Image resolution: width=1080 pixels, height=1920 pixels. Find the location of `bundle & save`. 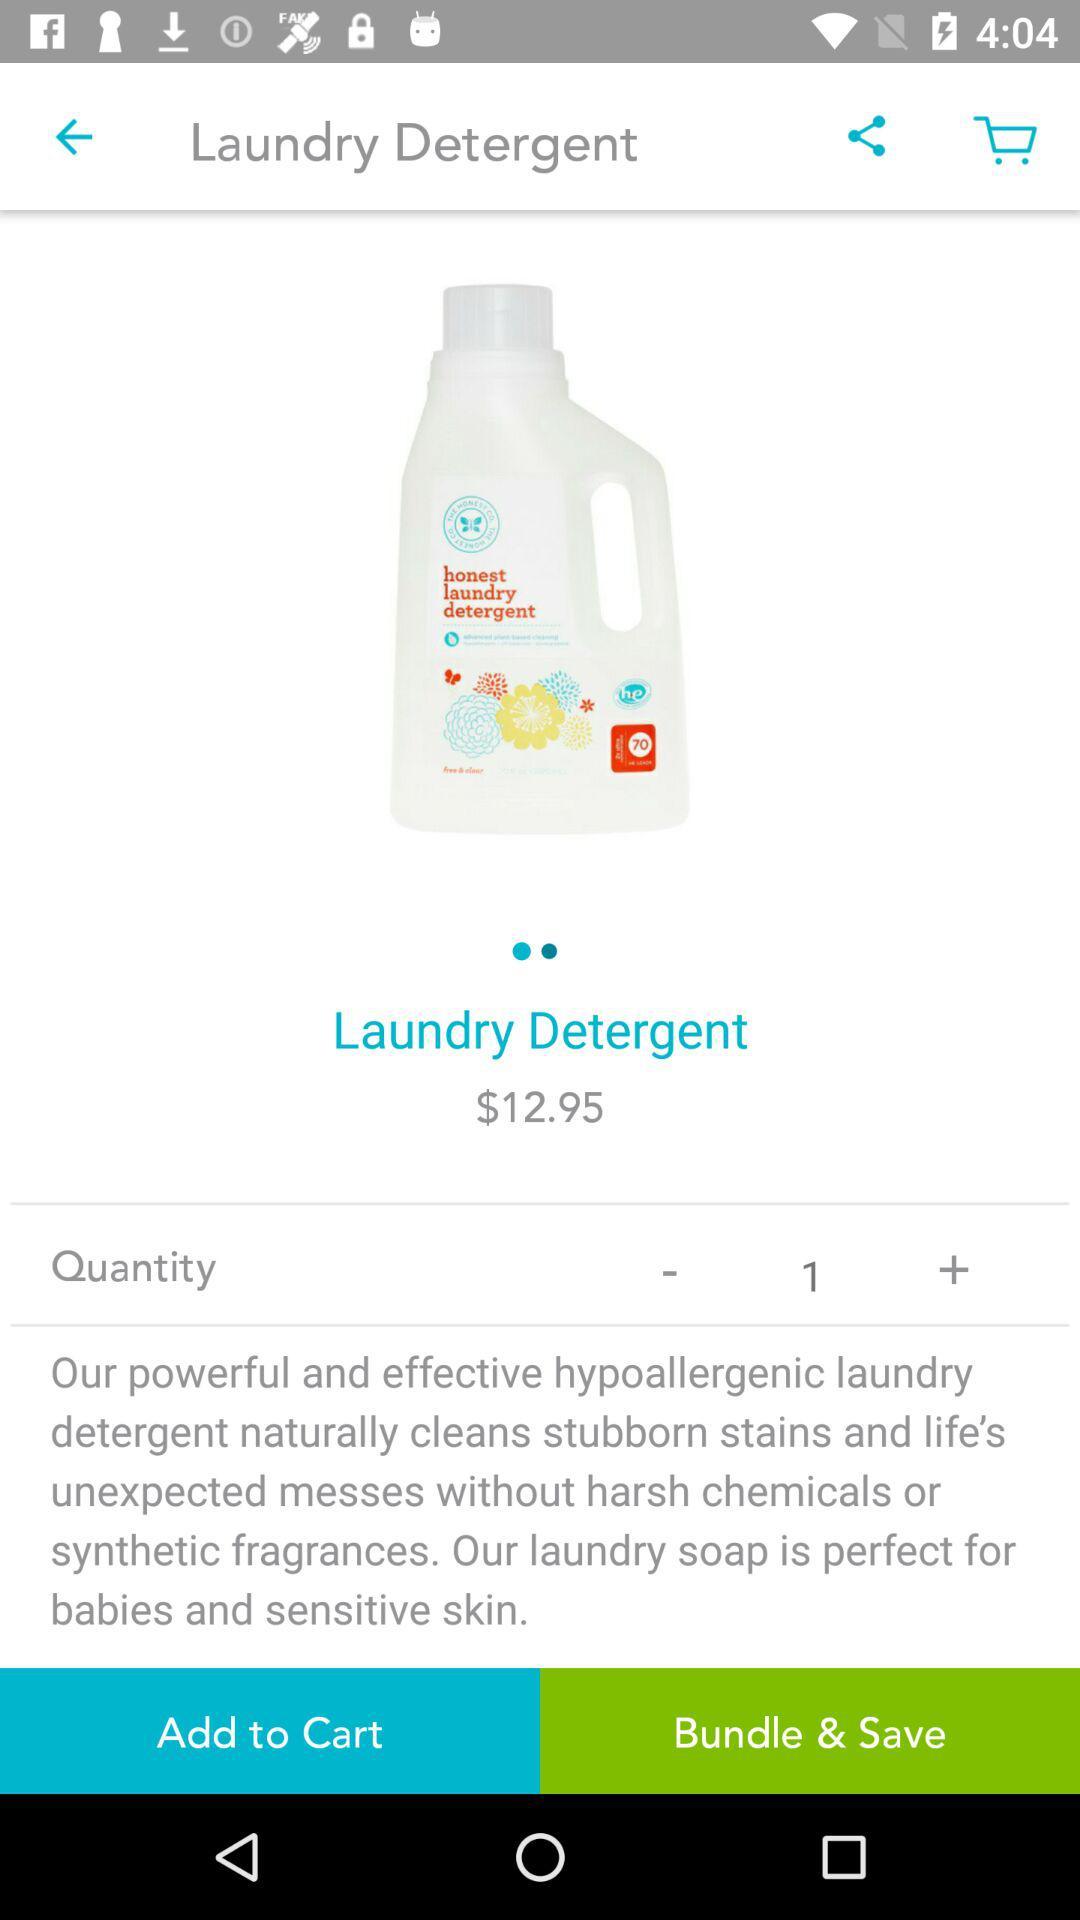

bundle & save is located at coordinates (810, 1730).